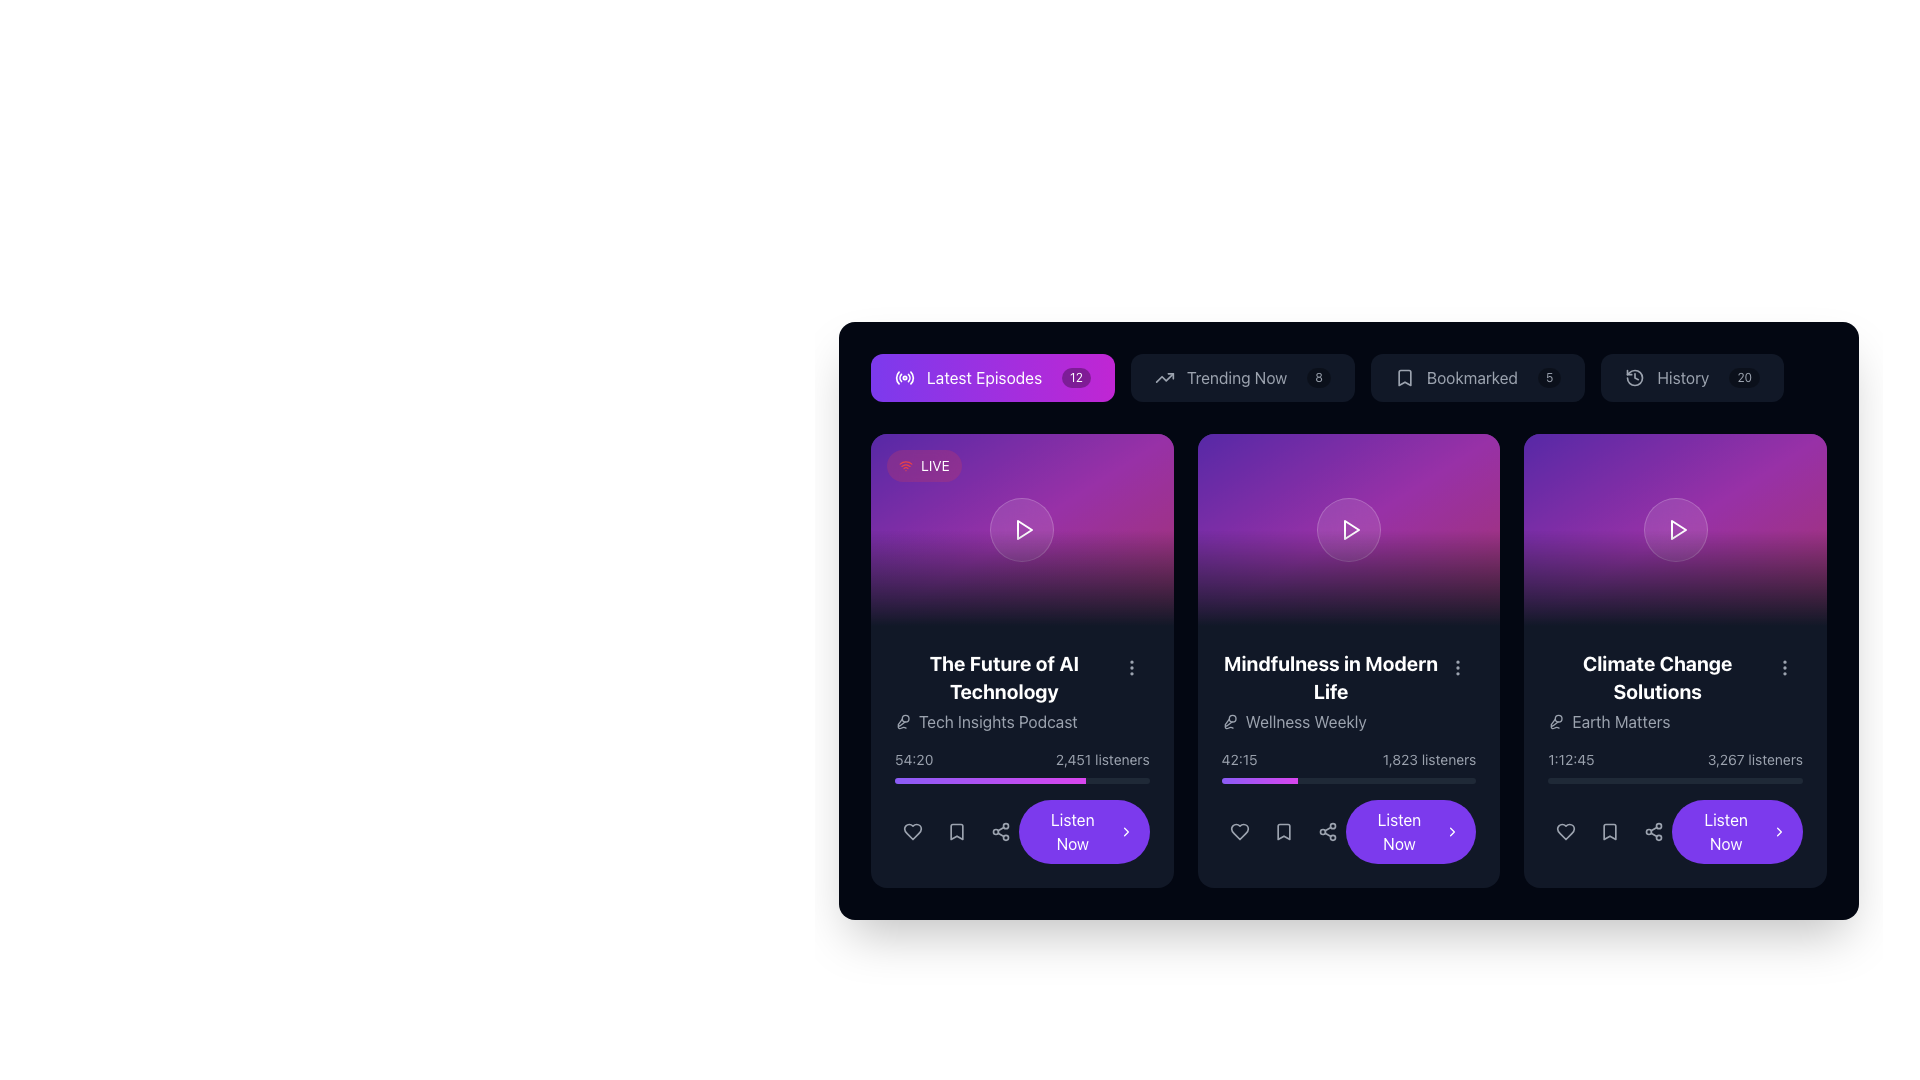 This screenshot has height=1080, width=1920. I want to click on the interactive button located in the top-right corner of the 'Mindfulness in Modern Life' section, so click(1458, 667).